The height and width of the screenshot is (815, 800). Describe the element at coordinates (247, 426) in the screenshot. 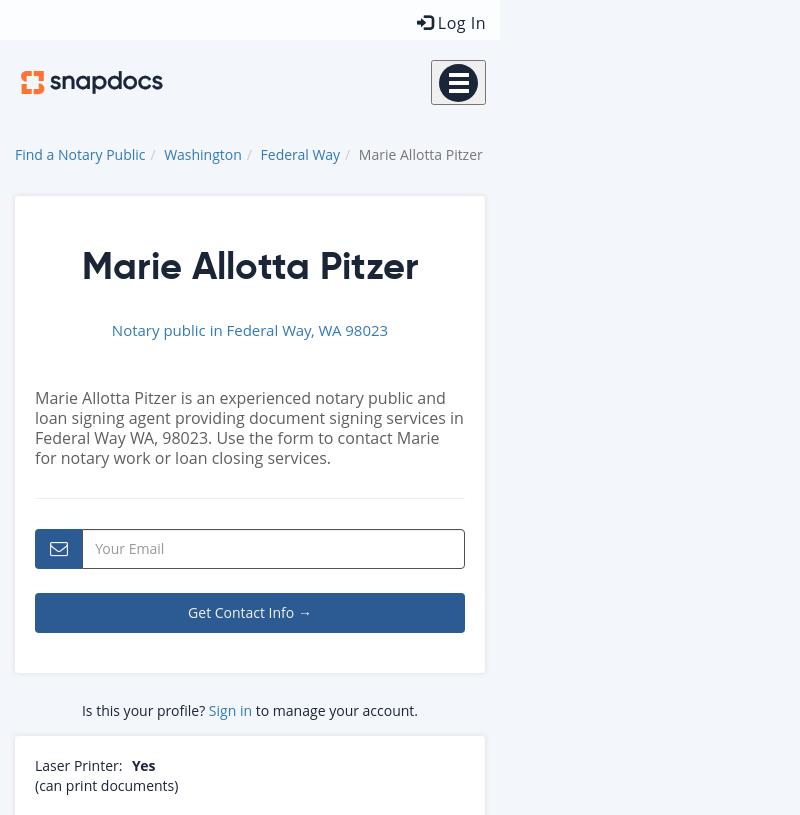

I see `'Marie  Allotta Pitzer is an experienced notary public and loan signing agent providing document signing services       in Federal Way WA, 98023. Use the form to contact Marie        for notary work or loan closing services.'` at that location.